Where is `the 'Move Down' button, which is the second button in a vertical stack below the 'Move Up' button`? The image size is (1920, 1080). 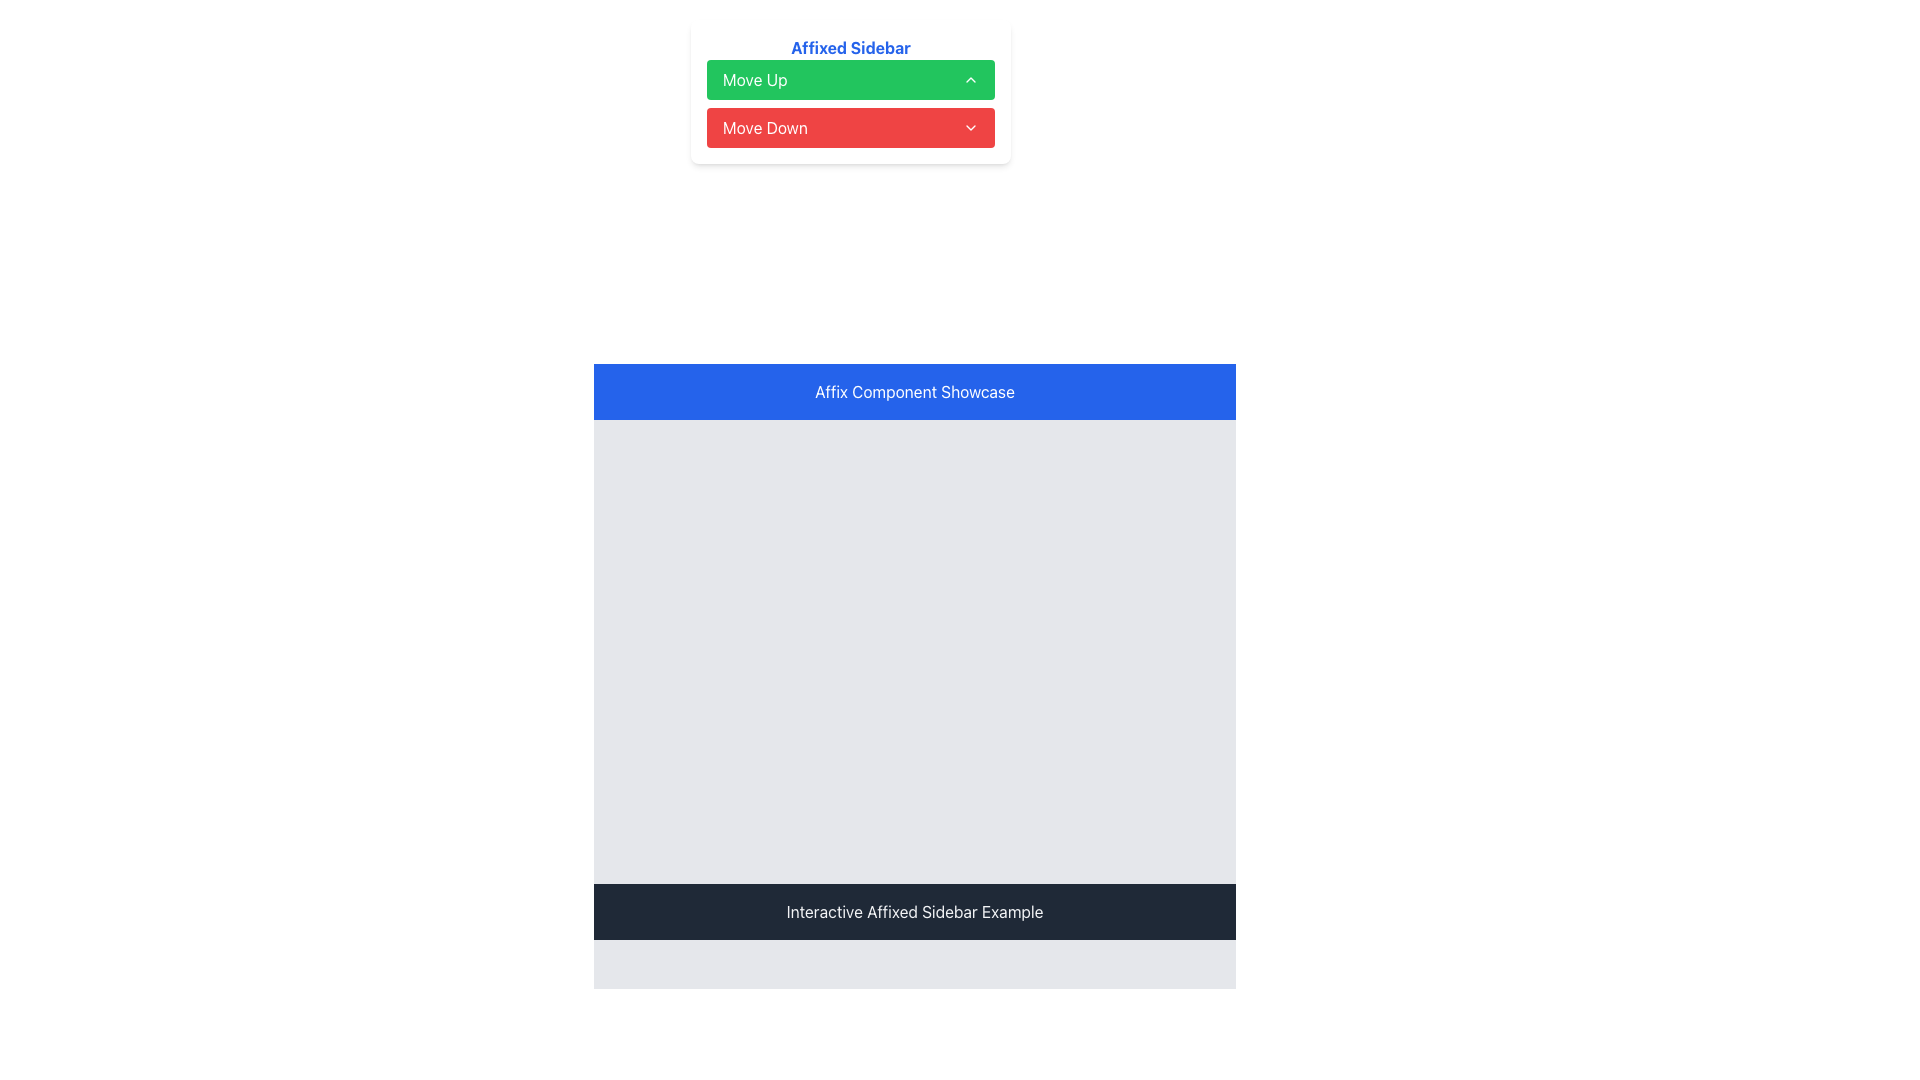 the 'Move Down' button, which is the second button in a vertical stack below the 'Move Up' button is located at coordinates (850, 127).